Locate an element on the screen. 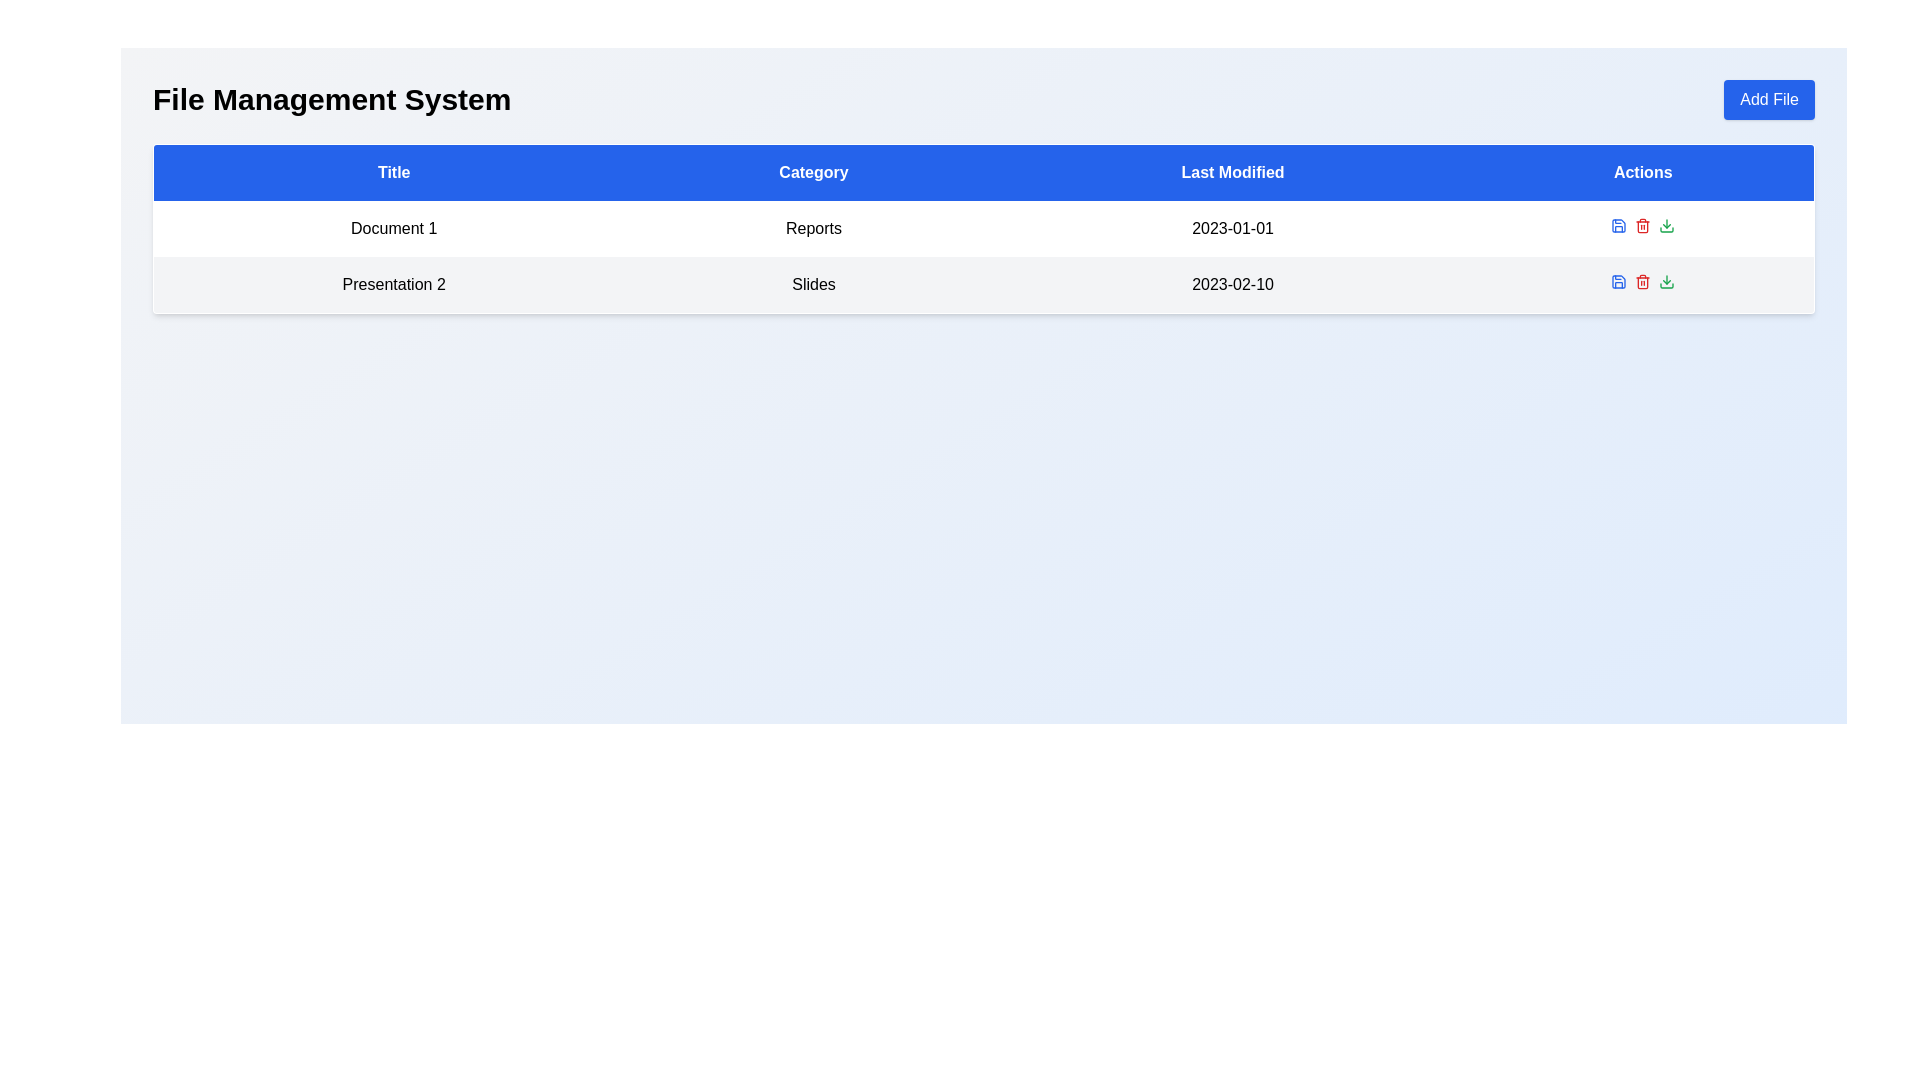 The height and width of the screenshot is (1080, 1920). the static text displaying the last modification date for 'Document 1' in the 'Last Modified' column of the table is located at coordinates (1232, 227).